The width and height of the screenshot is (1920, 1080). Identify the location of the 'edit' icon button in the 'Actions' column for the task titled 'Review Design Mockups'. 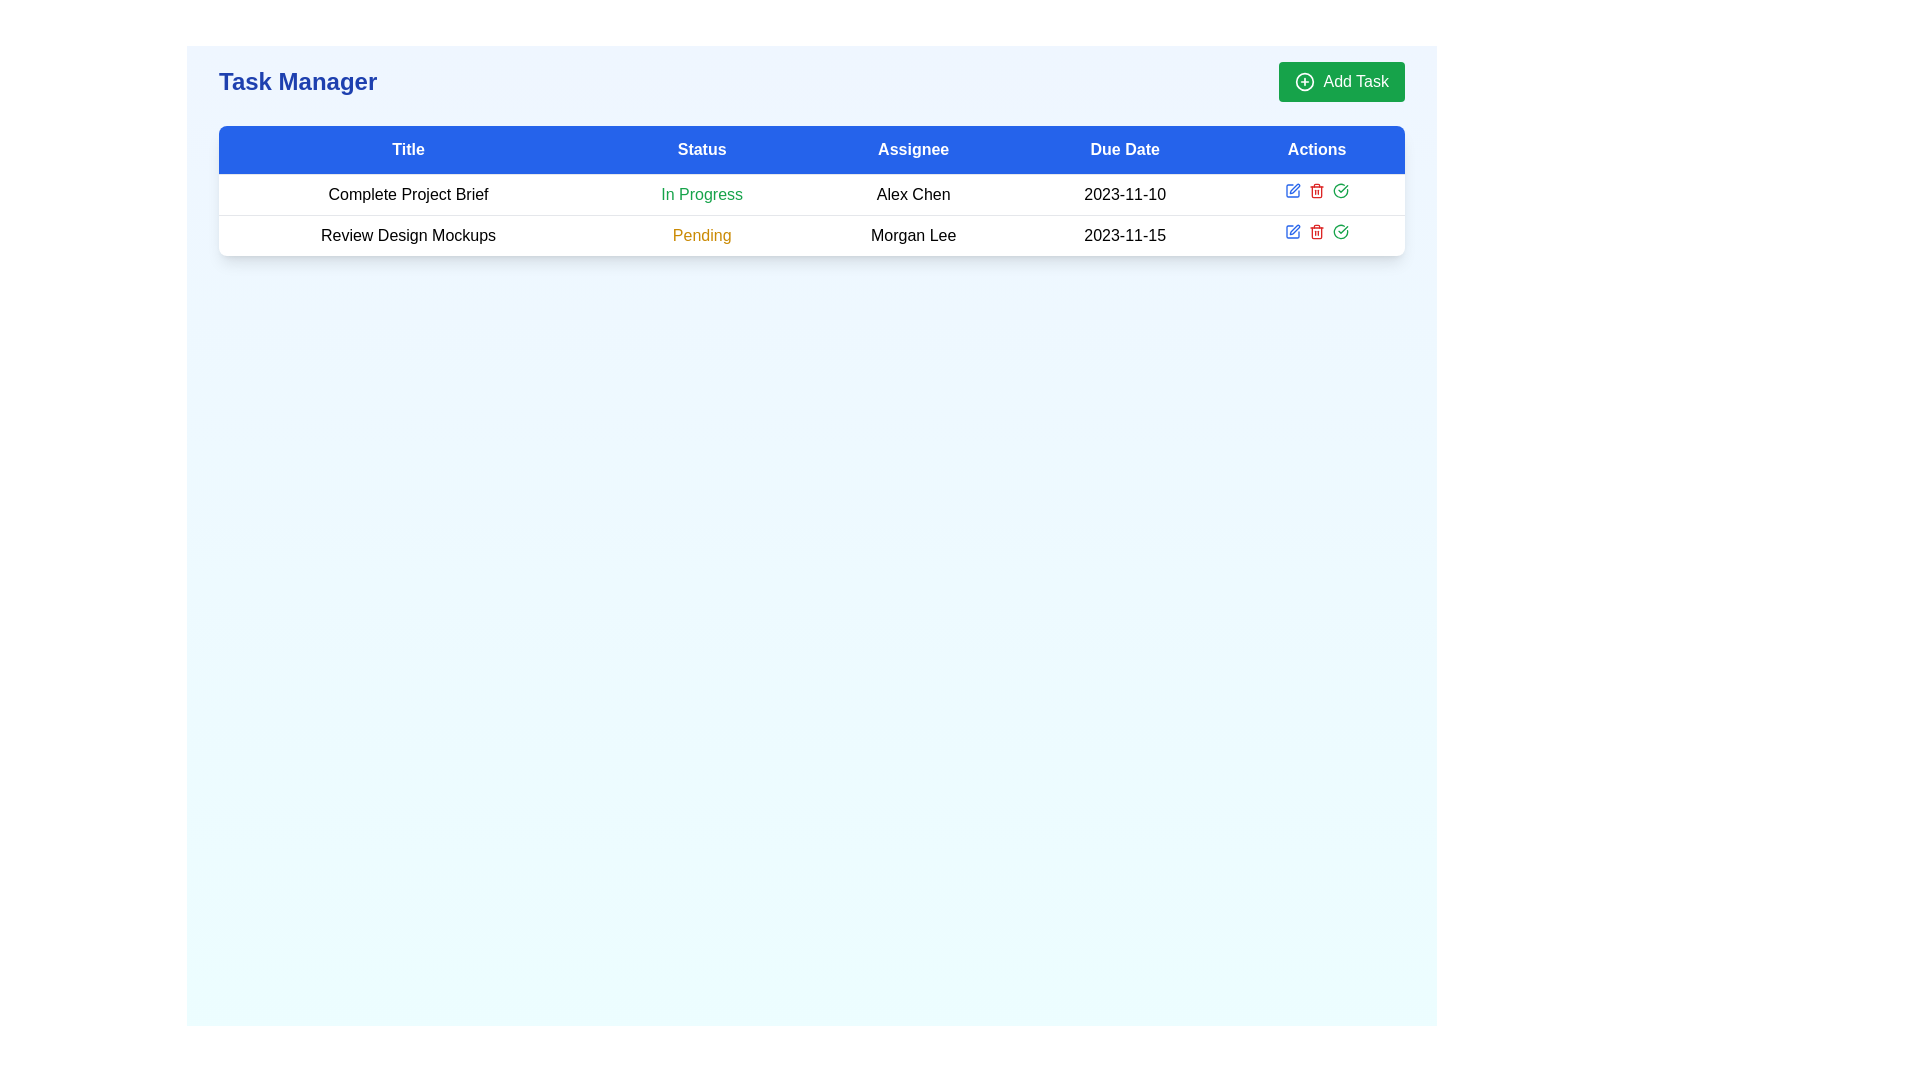
(1295, 229).